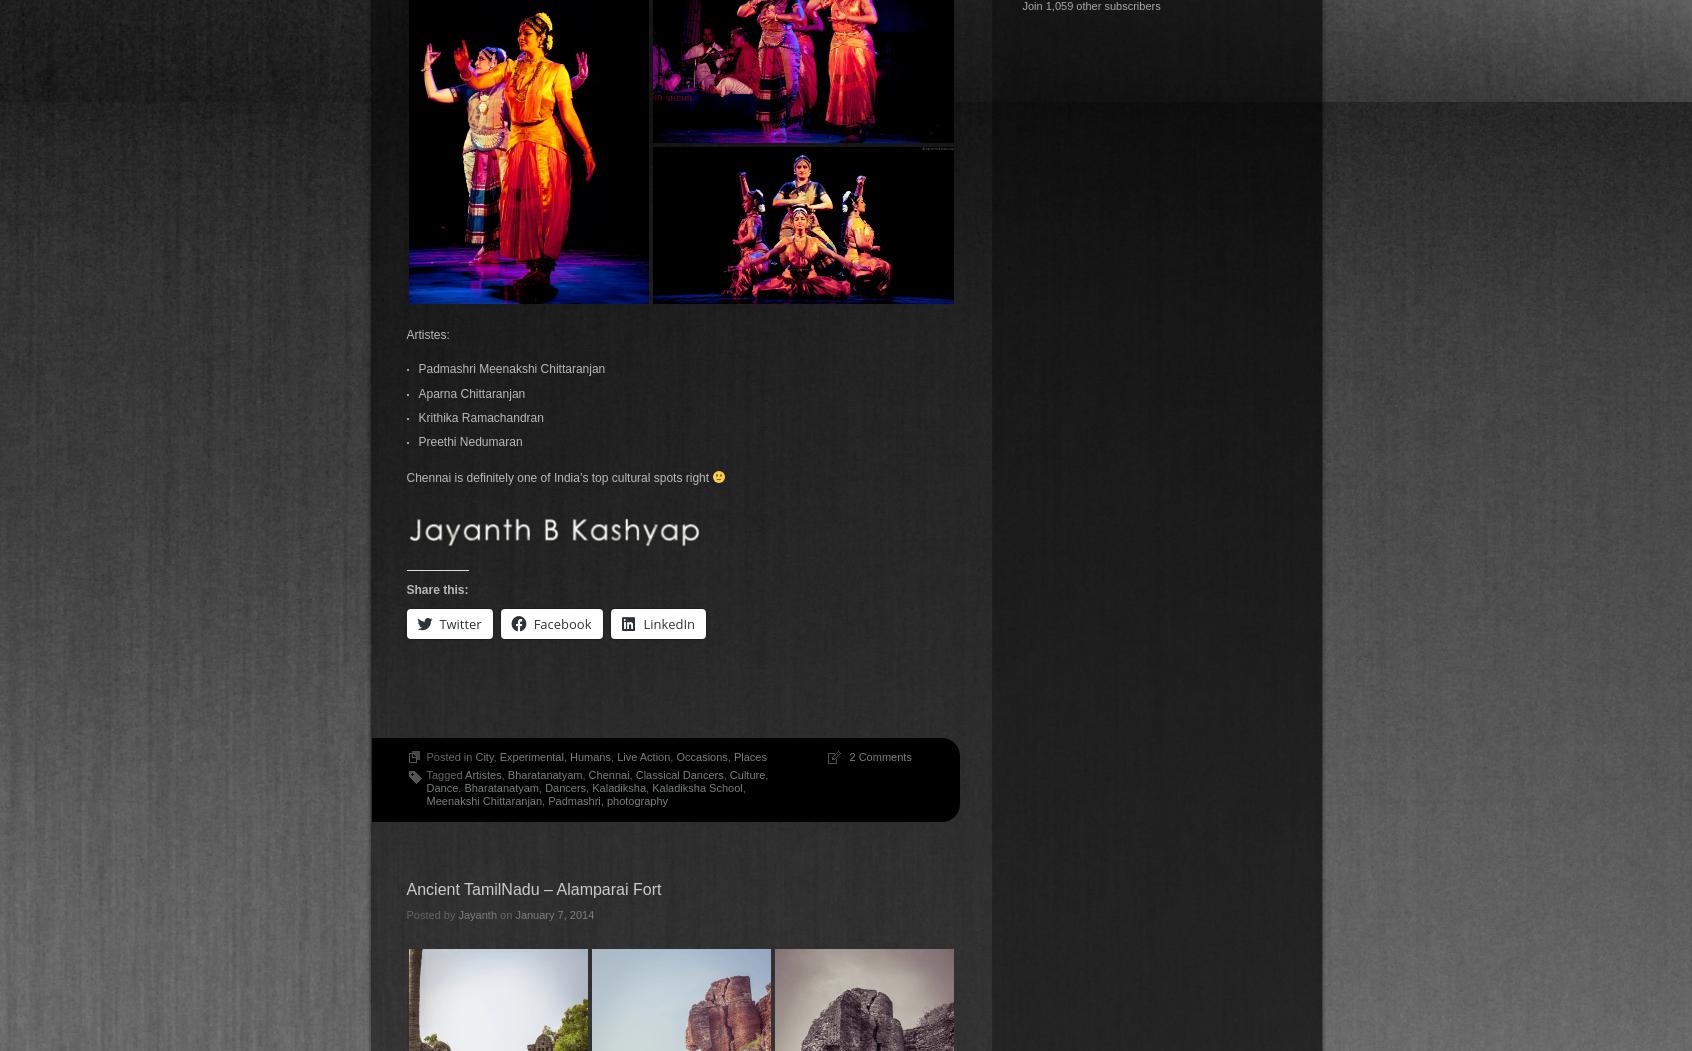 Image resolution: width=1692 pixels, height=1051 pixels. Describe the element at coordinates (637, 799) in the screenshot. I see `'photography'` at that location.